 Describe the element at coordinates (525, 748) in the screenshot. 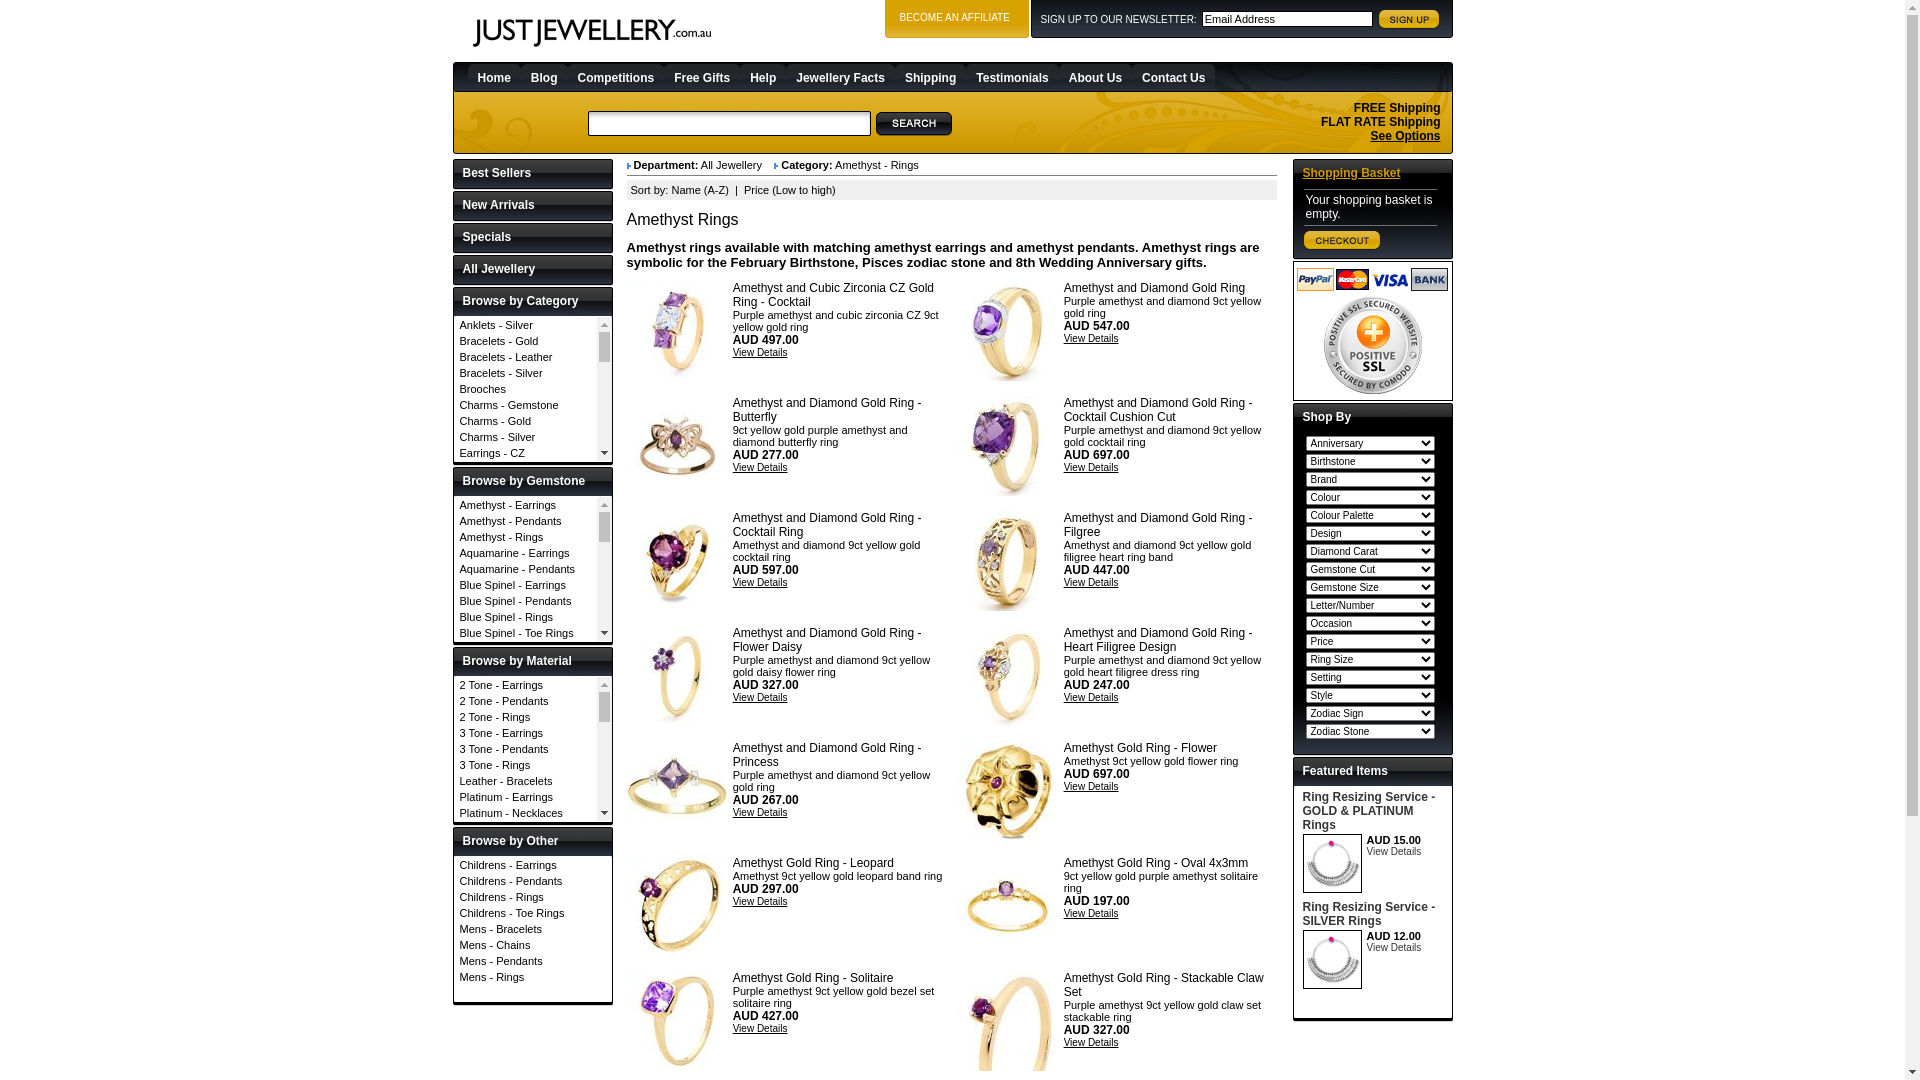

I see `'3 Tone - Pendants'` at that location.